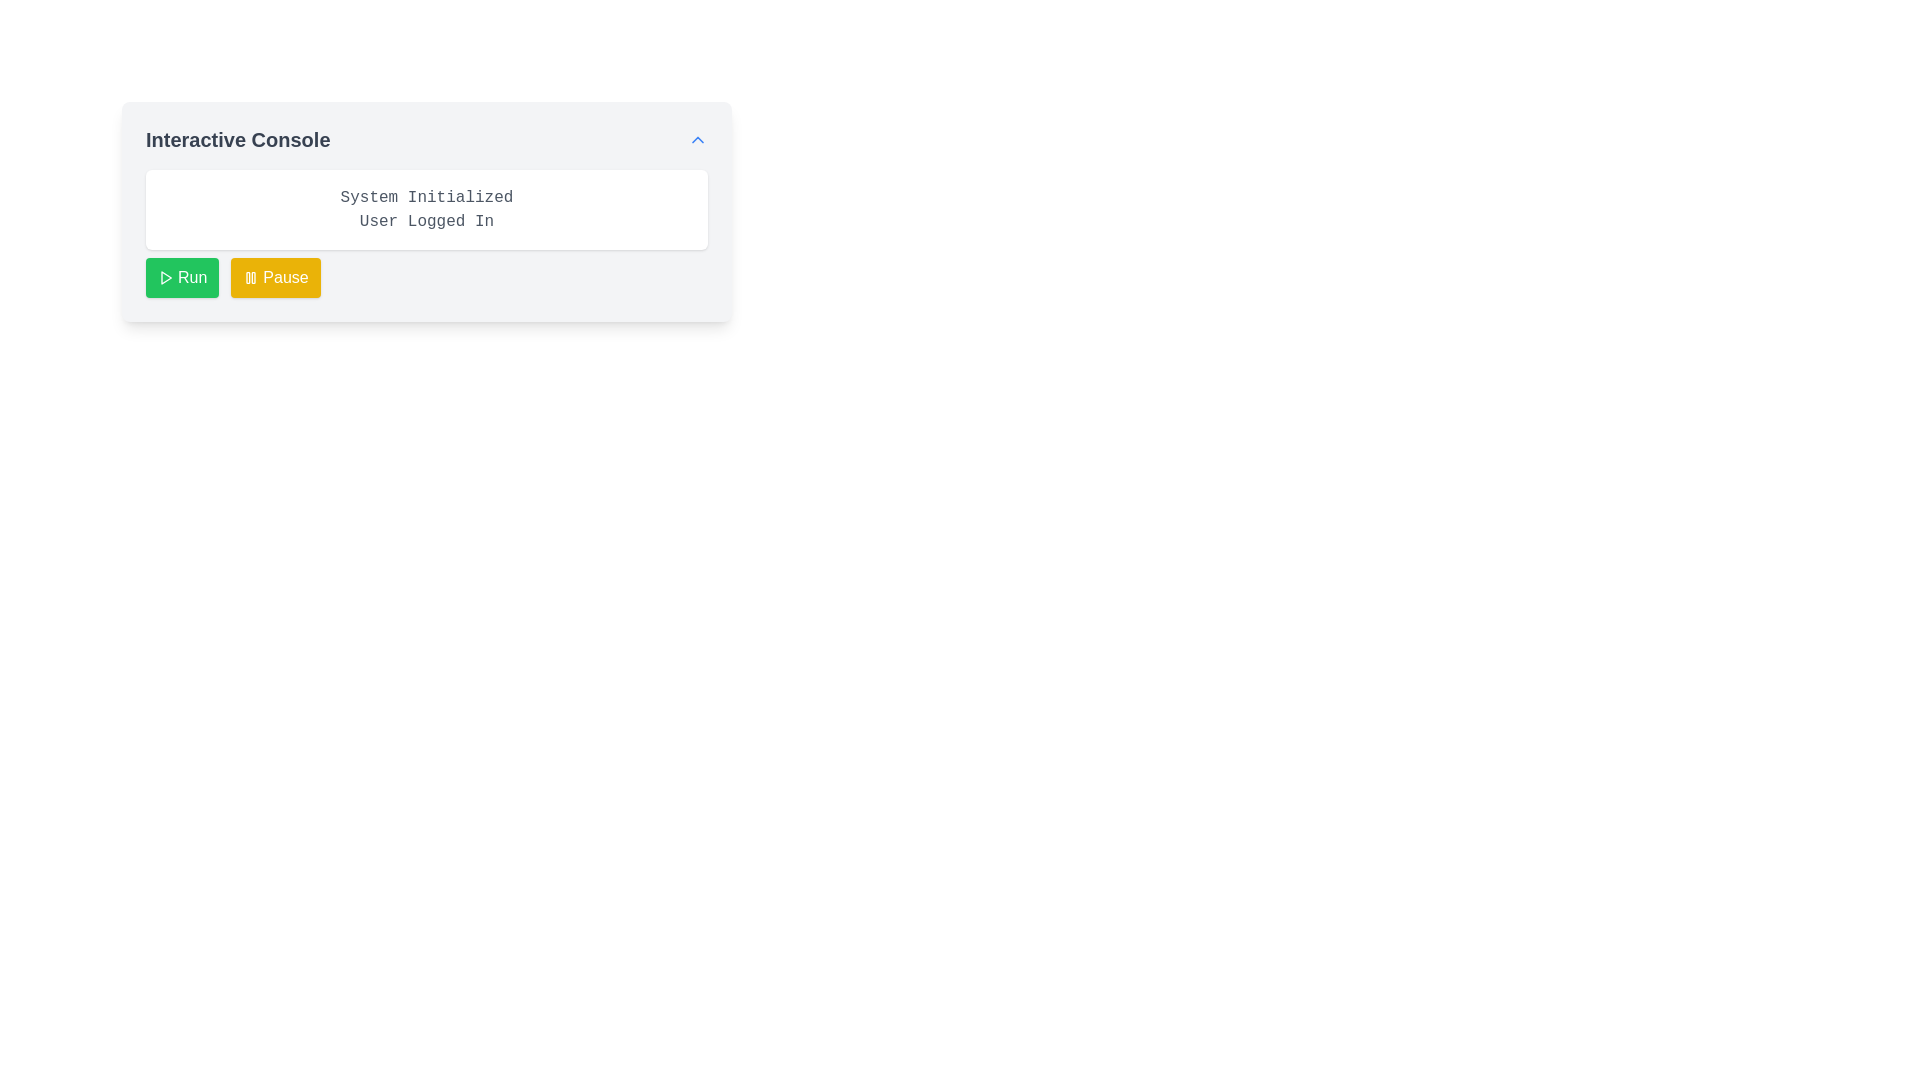  What do you see at coordinates (250, 277) in the screenshot?
I see `yellow pause button icon, which is a modern minimalist design with two vertical bars, for debugging purposes` at bounding box center [250, 277].